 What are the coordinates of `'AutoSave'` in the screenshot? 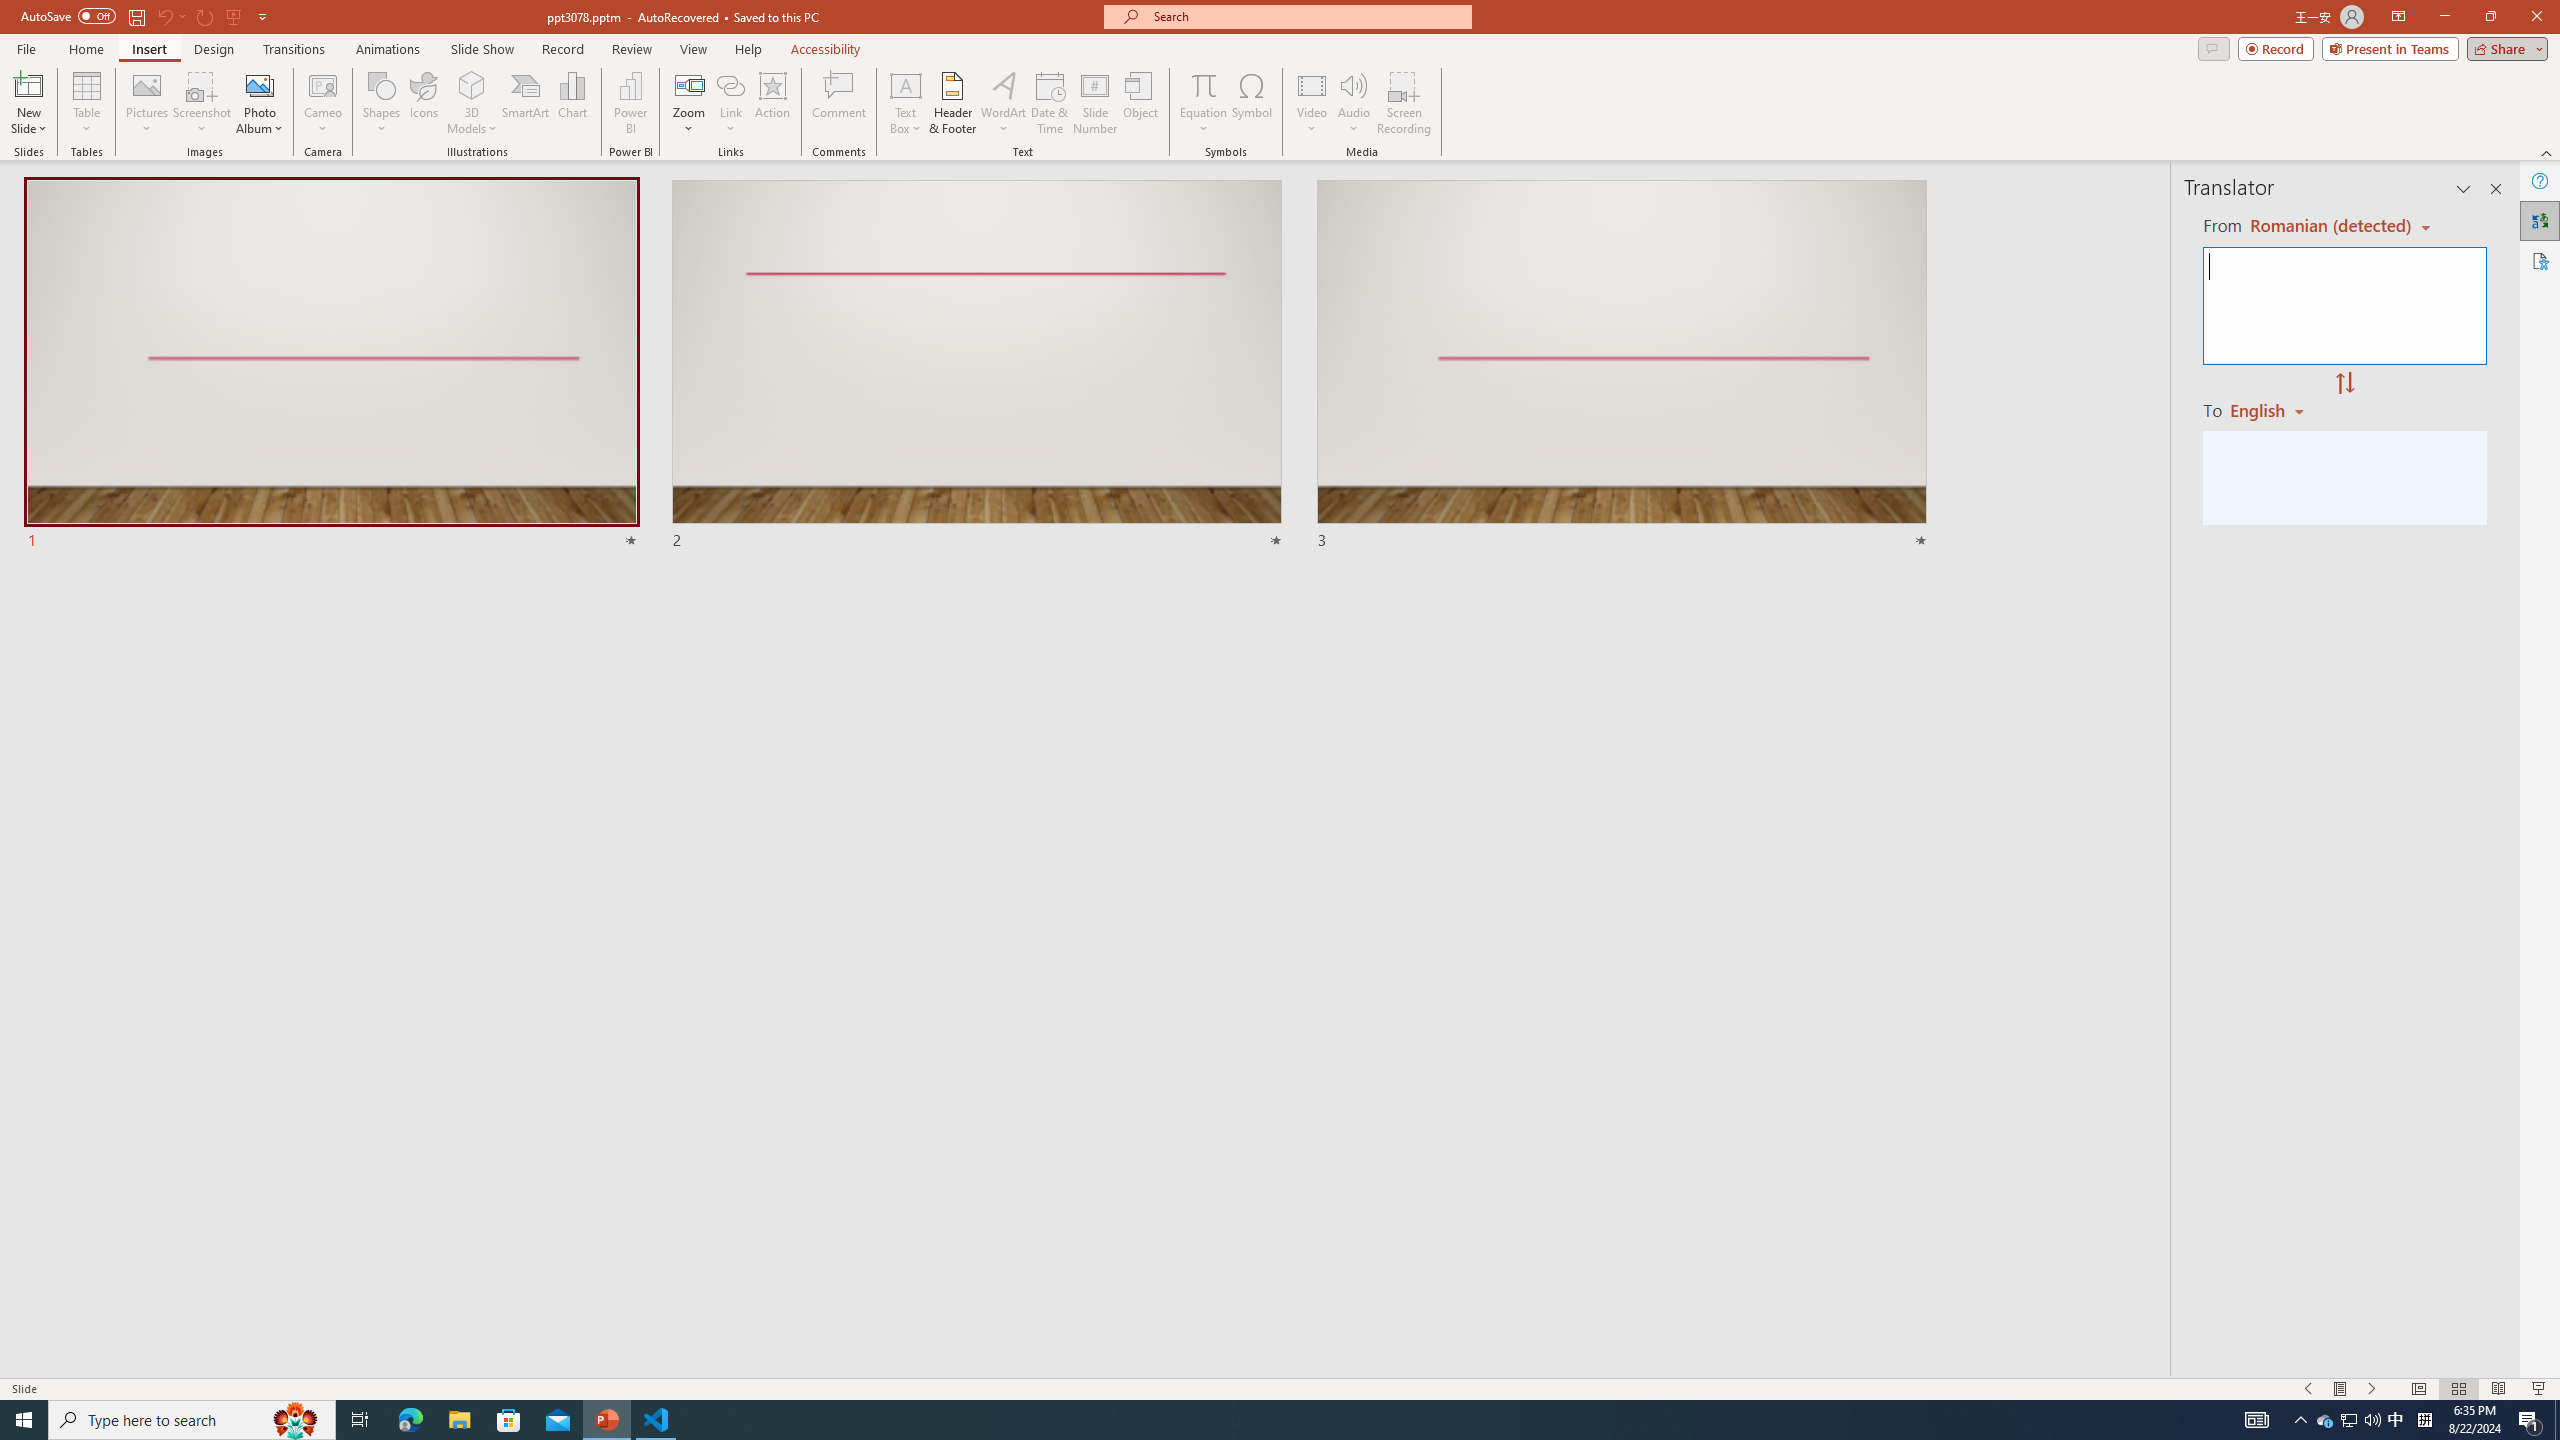 It's located at (69, 15).